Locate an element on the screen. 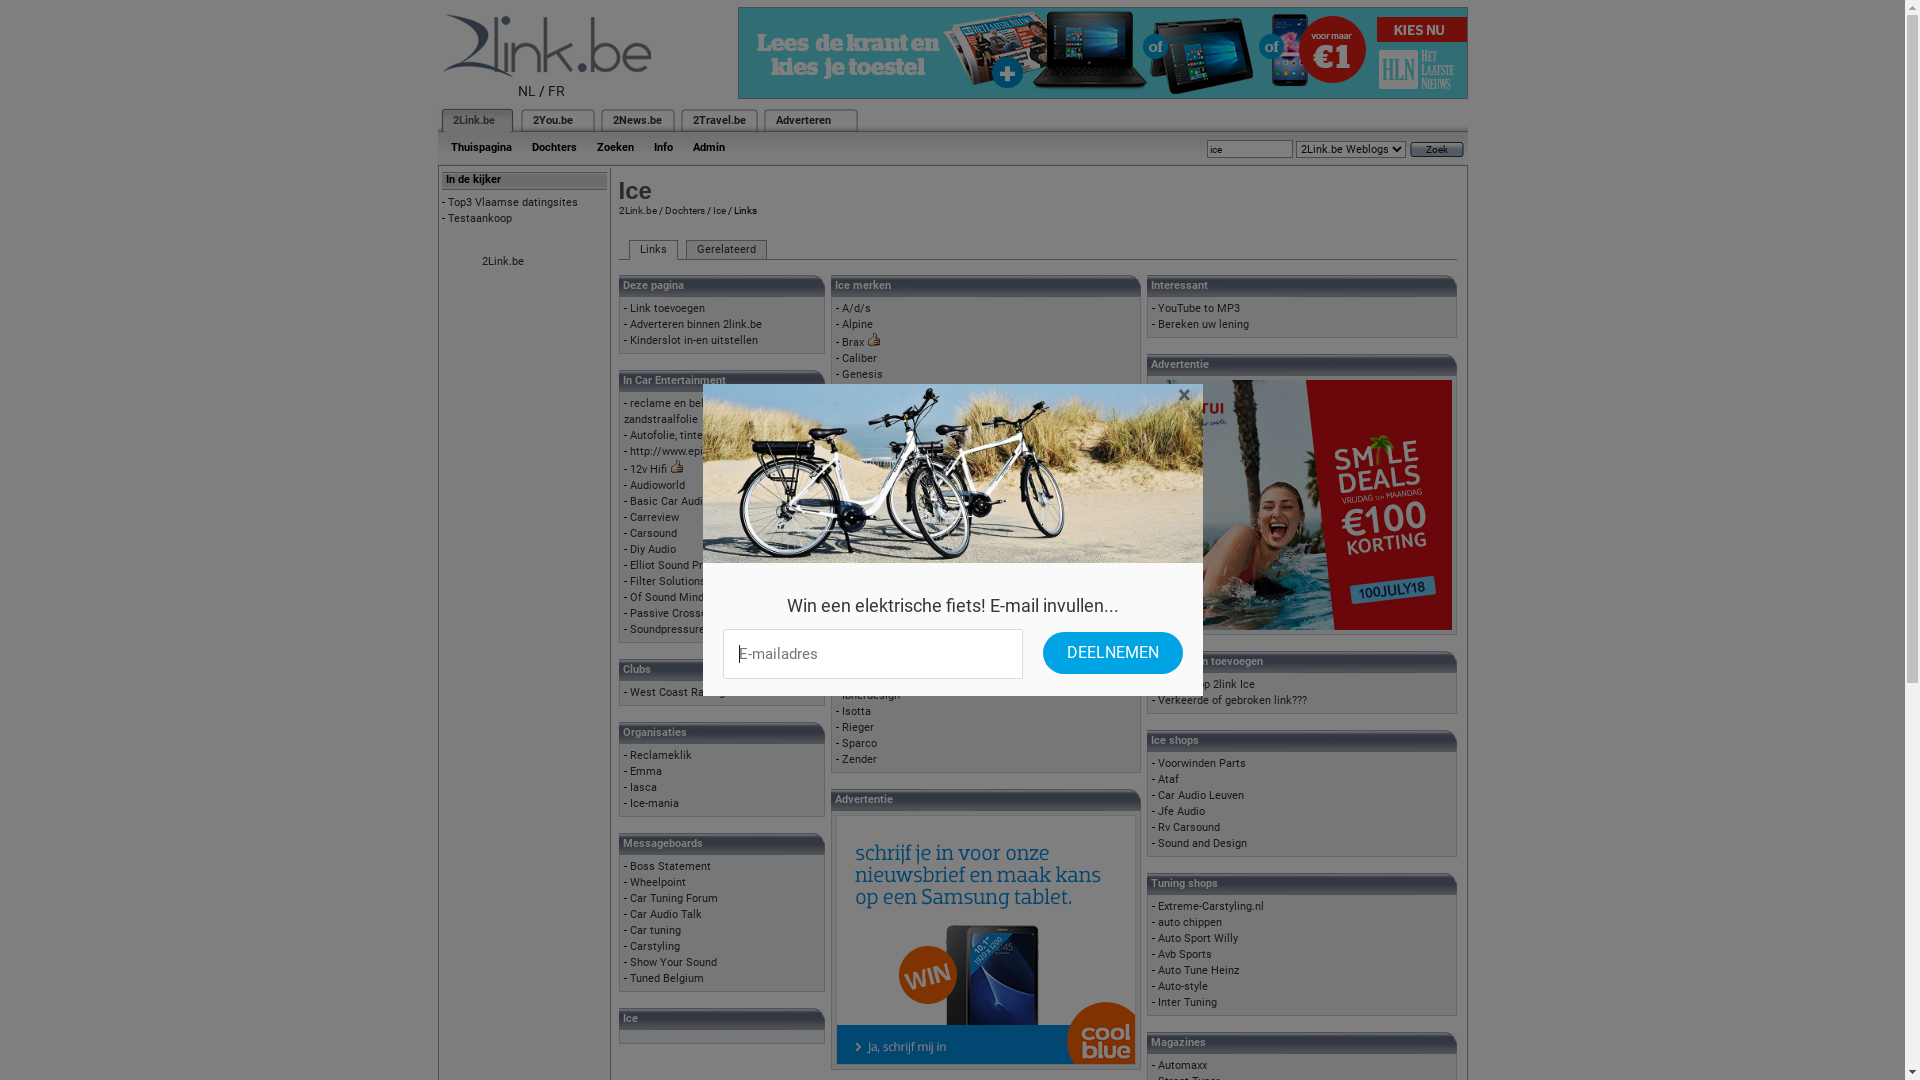 The width and height of the screenshot is (1920, 1080). 'Alpine' is located at coordinates (857, 323).